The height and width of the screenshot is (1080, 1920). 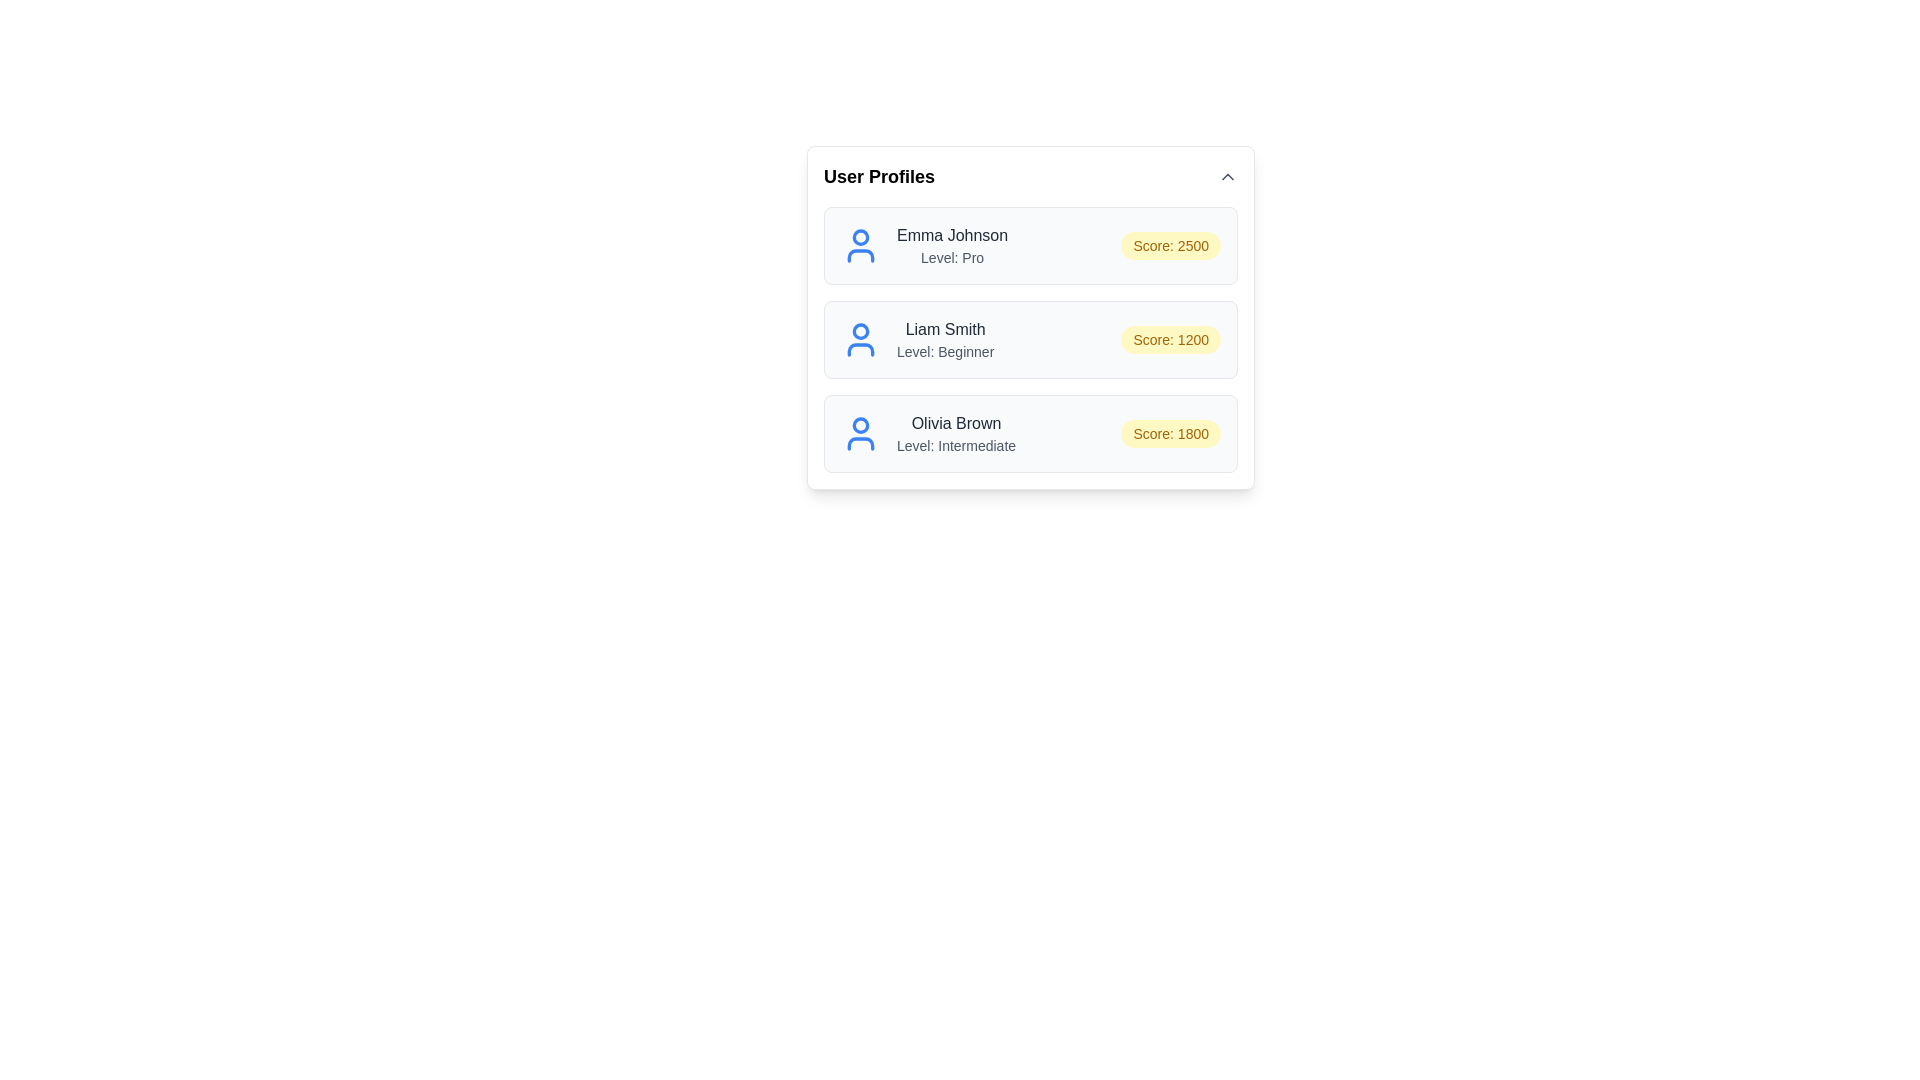 I want to click on the Text Display with Icon element that displays the user information 'Emma Johnson' and 'Level: Pro' next to a blue user profile icon, located at the top of the user profiles list, so click(x=923, y=245).